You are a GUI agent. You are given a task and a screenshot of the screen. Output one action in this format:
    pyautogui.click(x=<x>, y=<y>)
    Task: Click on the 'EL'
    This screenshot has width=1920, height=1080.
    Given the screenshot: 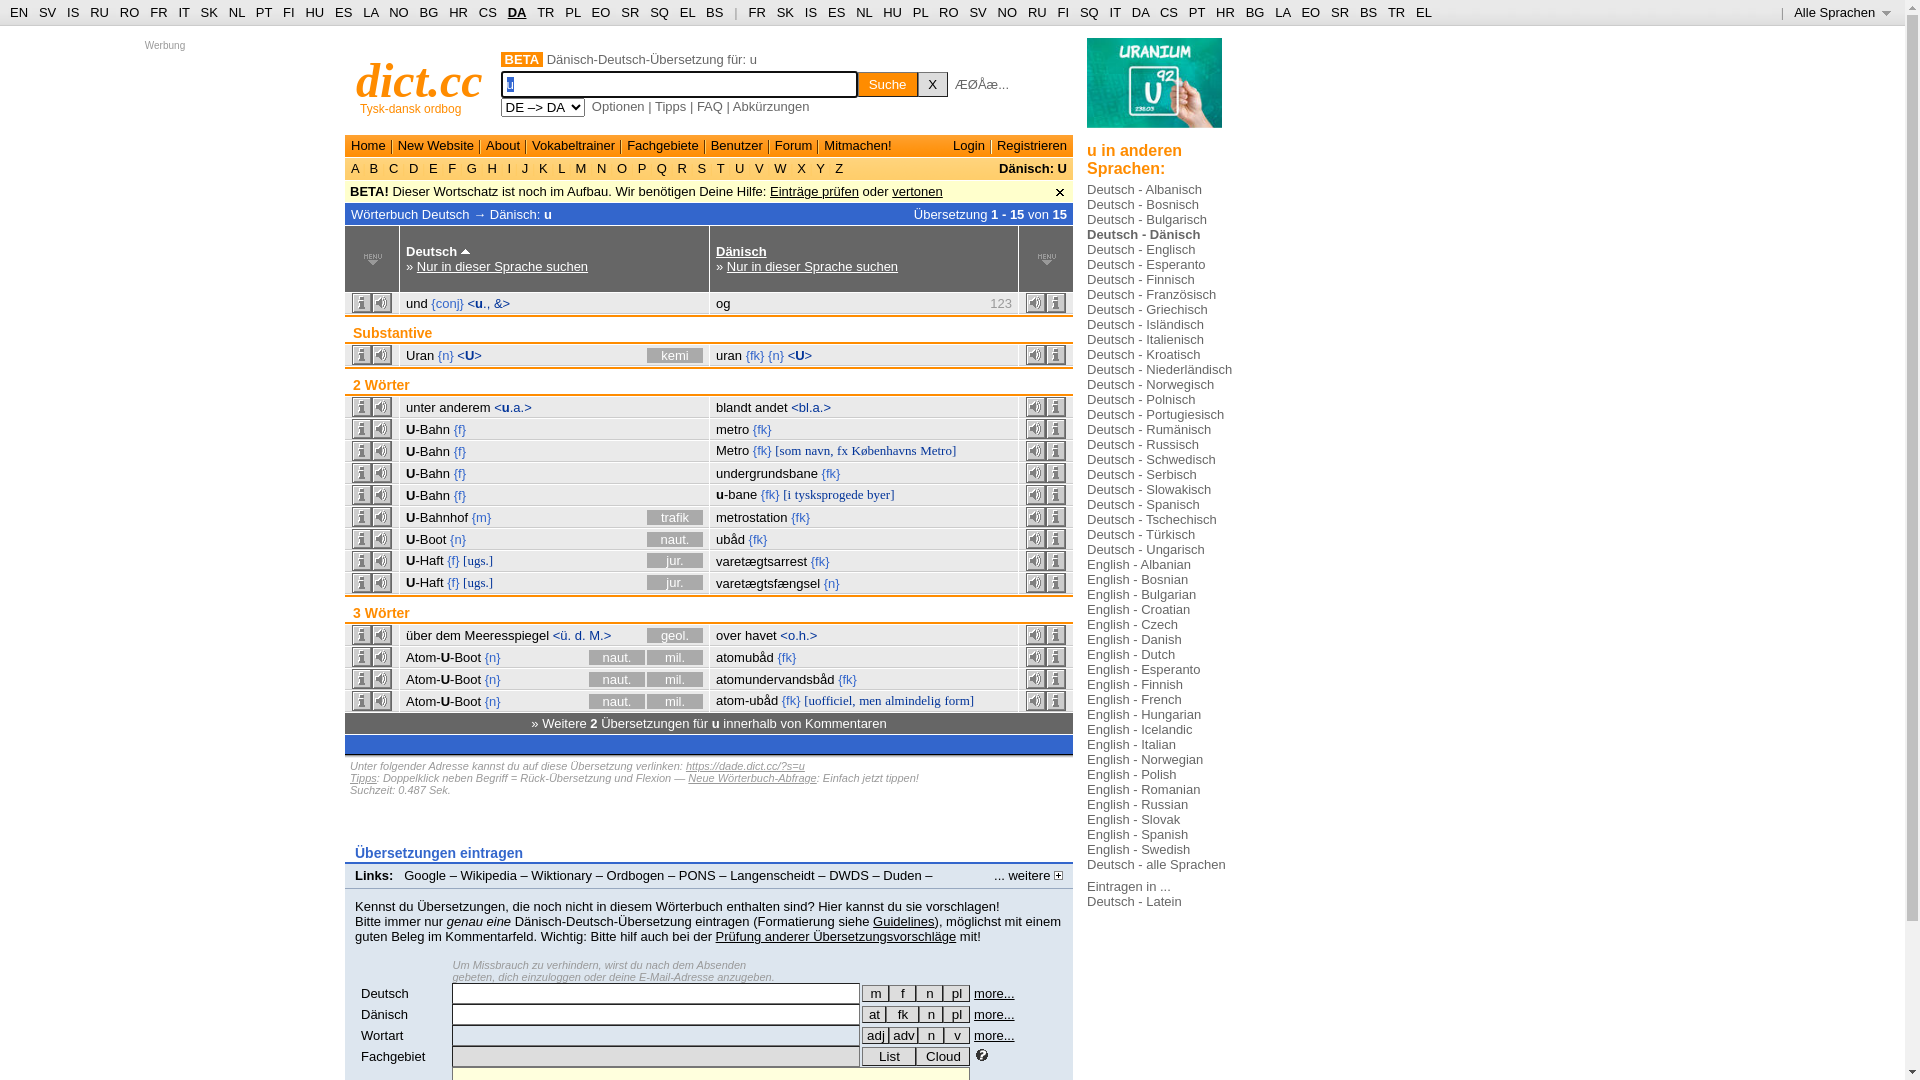 What is the action you would take?
    pyautogui.click(x=687, y=12)
    